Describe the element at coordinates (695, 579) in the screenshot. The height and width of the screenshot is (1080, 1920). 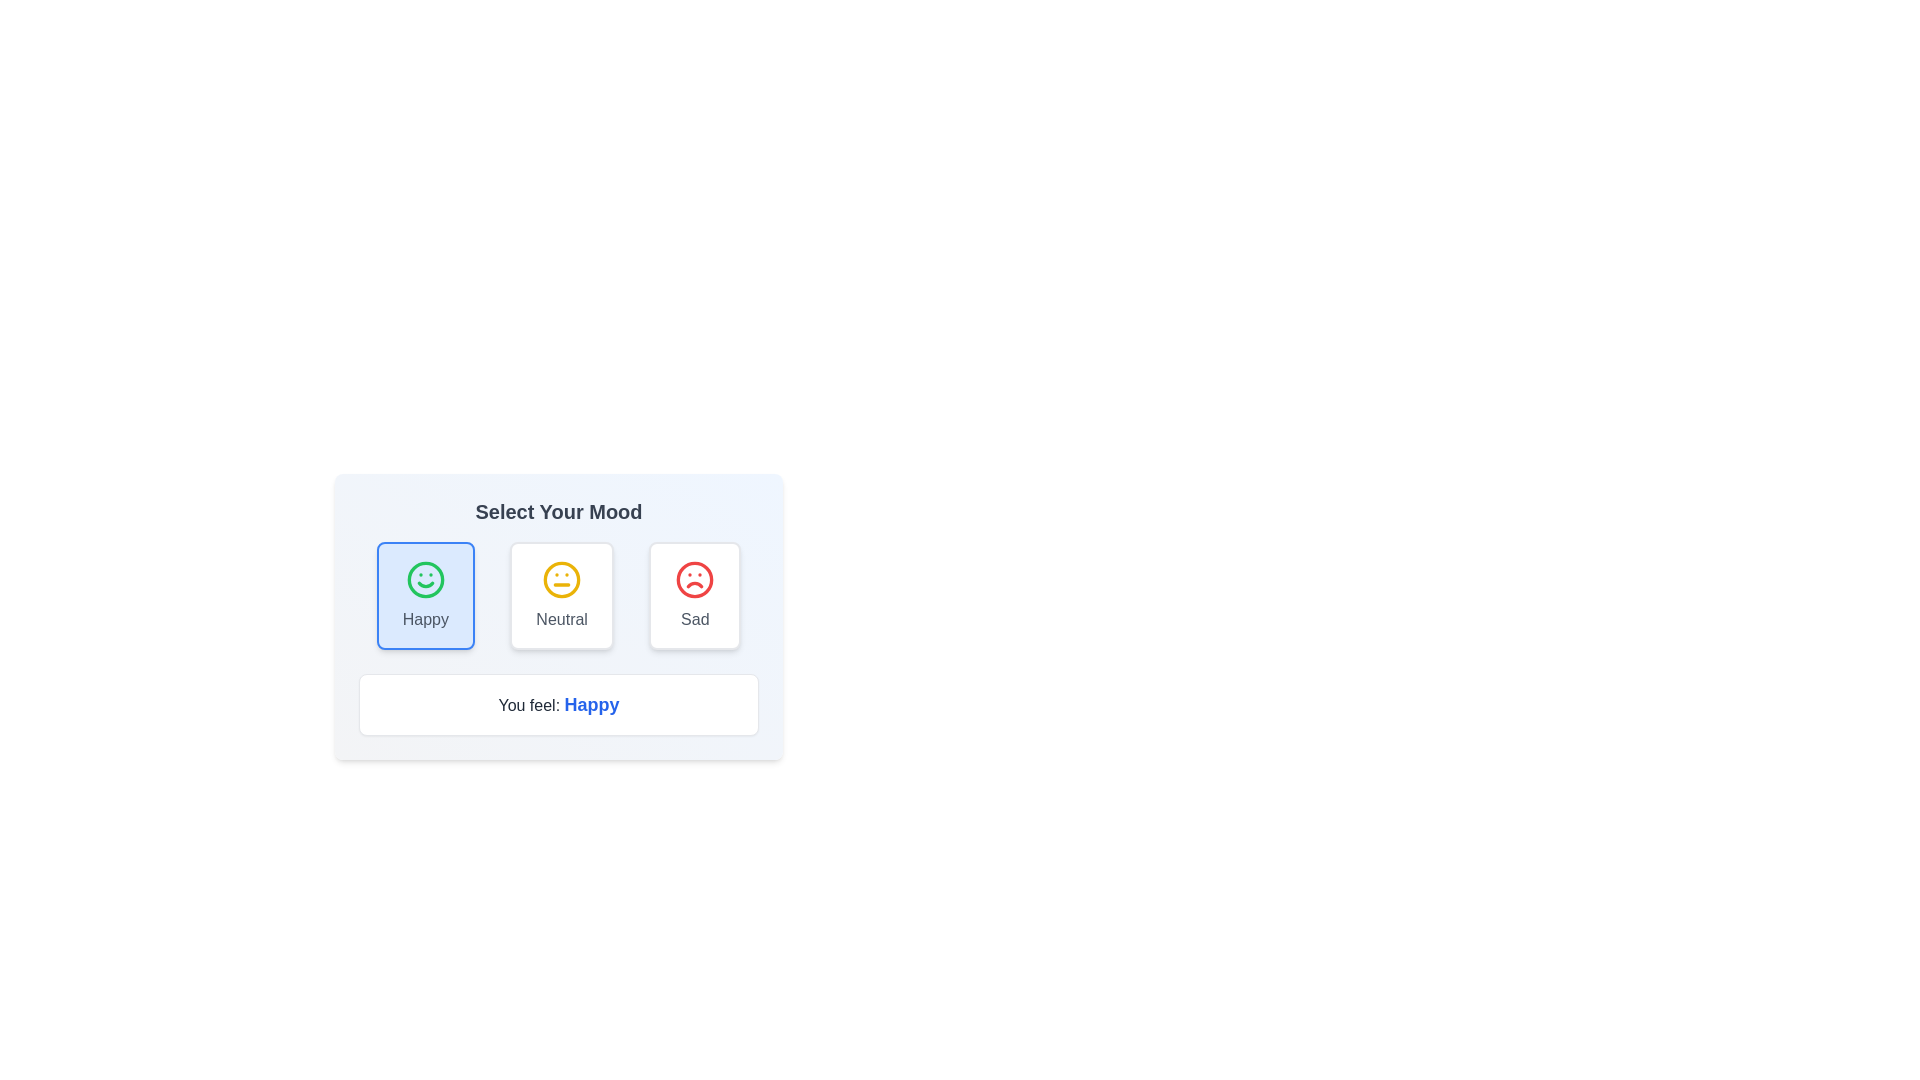
I see `the sad emoji icon representing the 'Sad' mood choice, located on the right in the row of mood selection options` at that location.